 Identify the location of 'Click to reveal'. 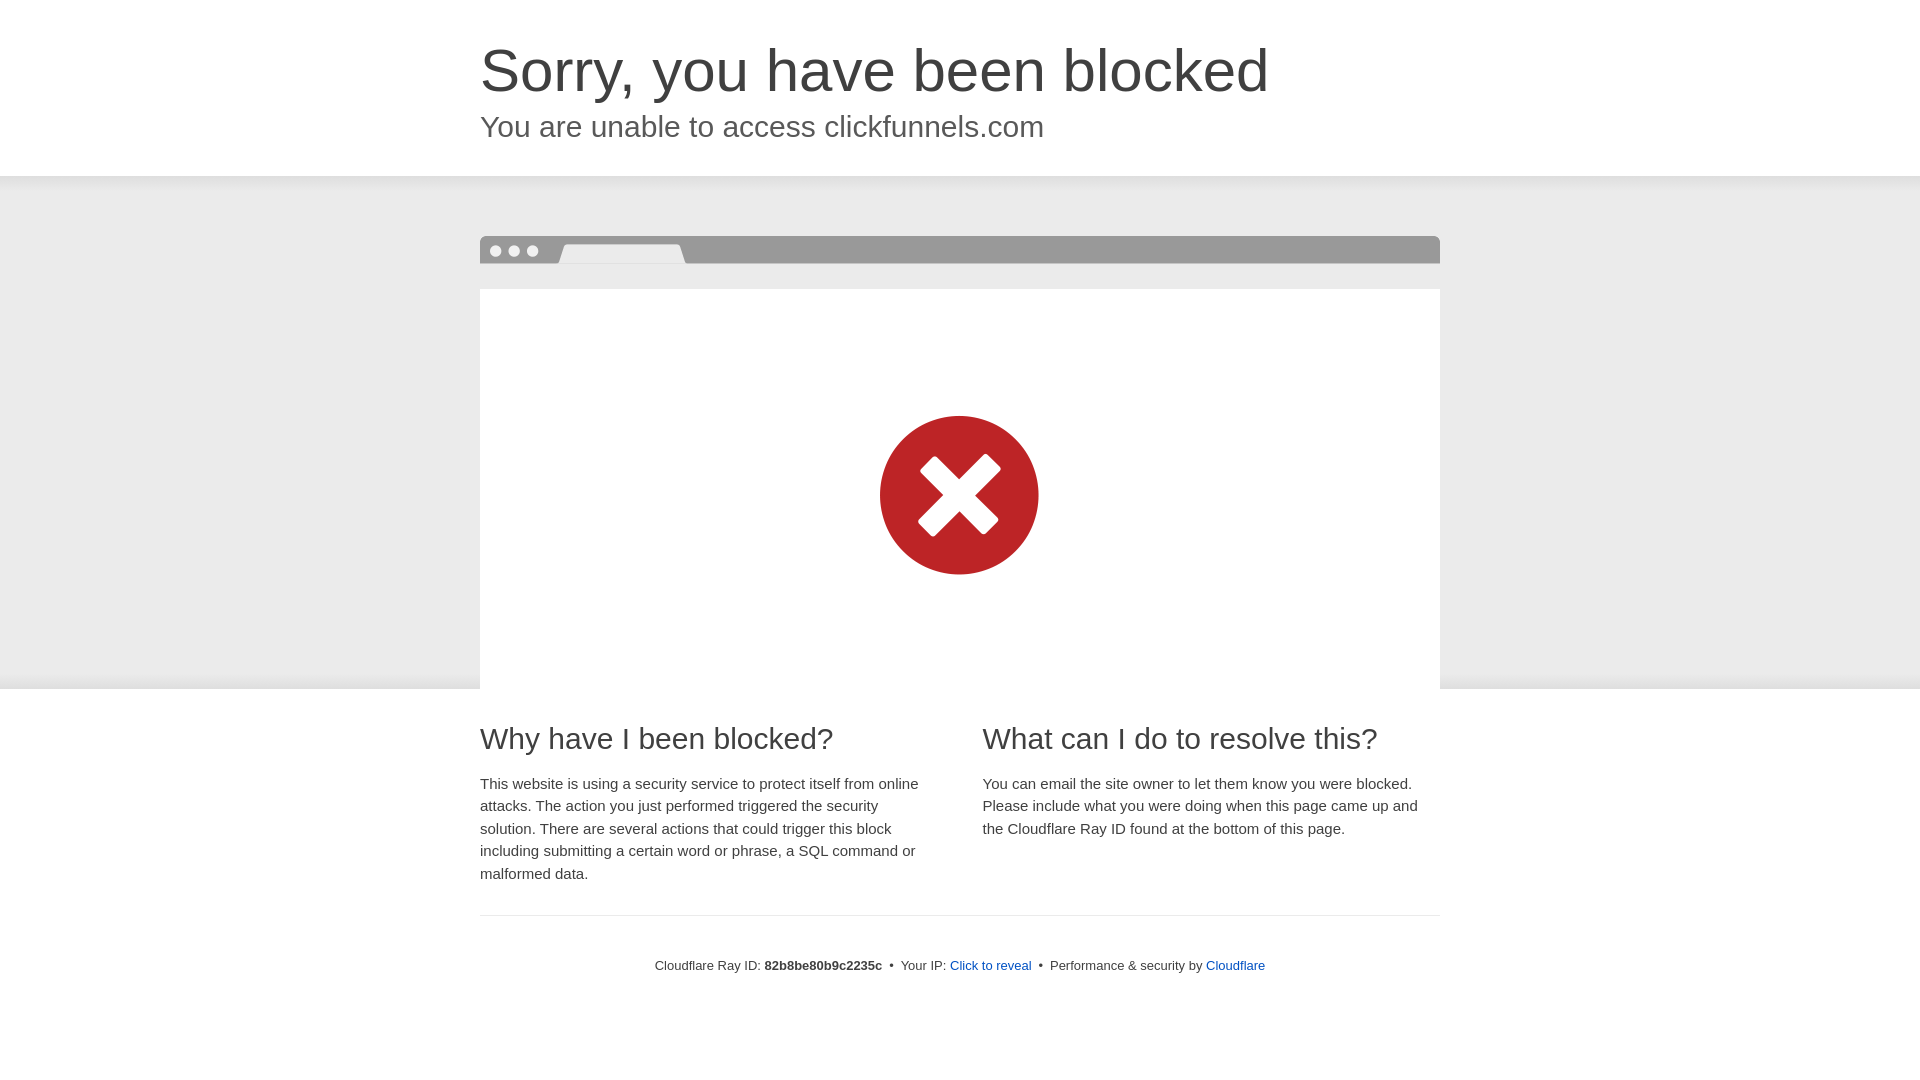
(990, 964).